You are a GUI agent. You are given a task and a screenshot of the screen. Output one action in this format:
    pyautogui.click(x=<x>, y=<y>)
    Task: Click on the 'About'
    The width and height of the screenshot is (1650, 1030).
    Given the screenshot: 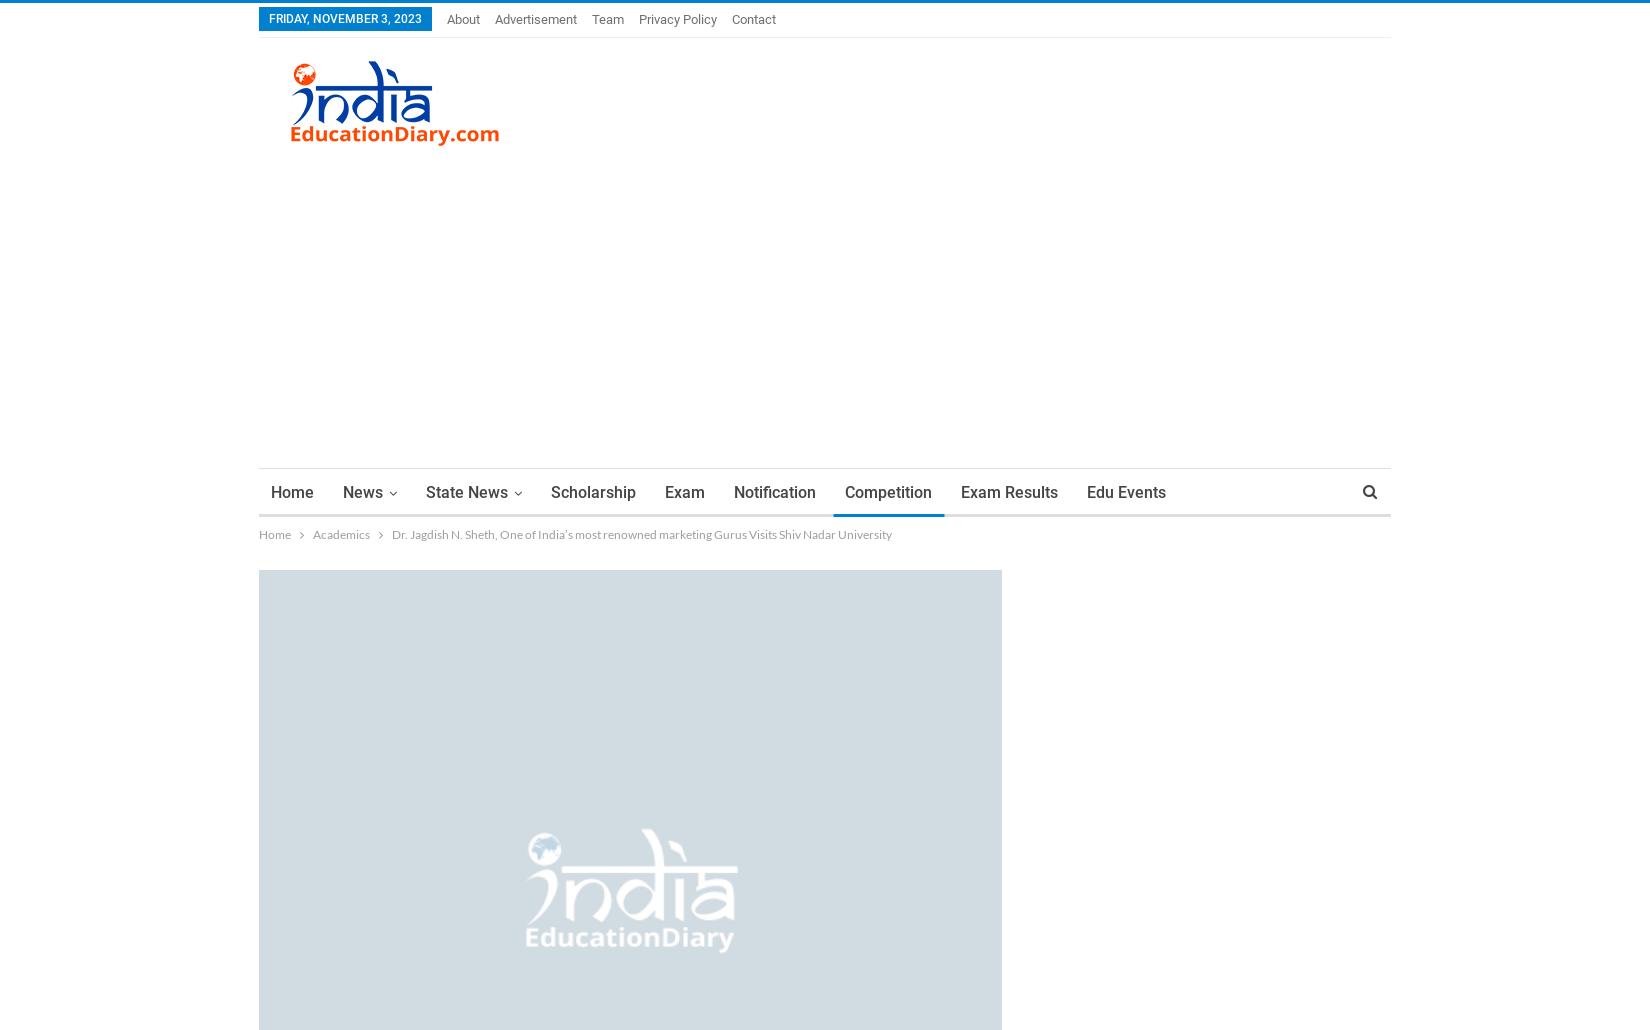 What is the action you would take?
    pyautogui.click(x=445, y=19)
    